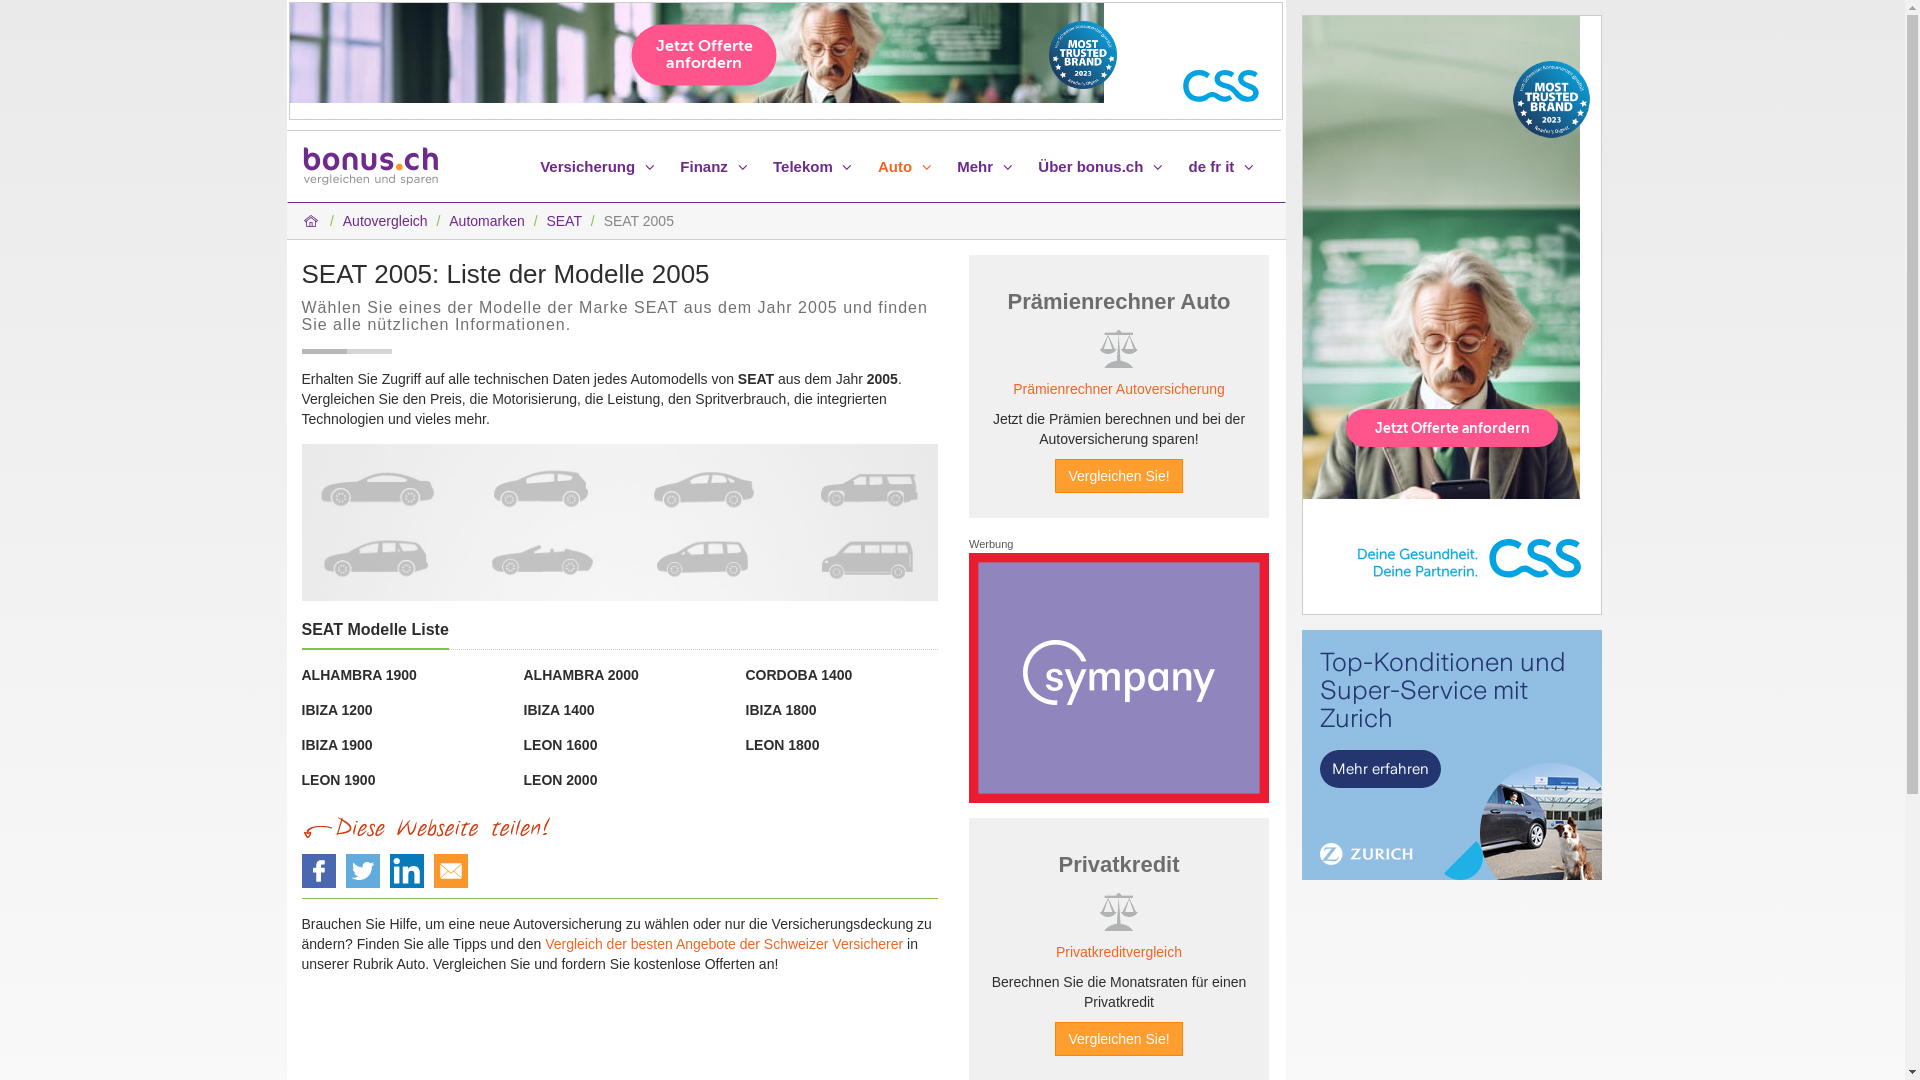 The image size is (1920, 1080). Describe the element at coordinates (723, 944) in the screenshot. I see `'Vergleich der besten Angebote der Schweizer Versicherer'` at that location.